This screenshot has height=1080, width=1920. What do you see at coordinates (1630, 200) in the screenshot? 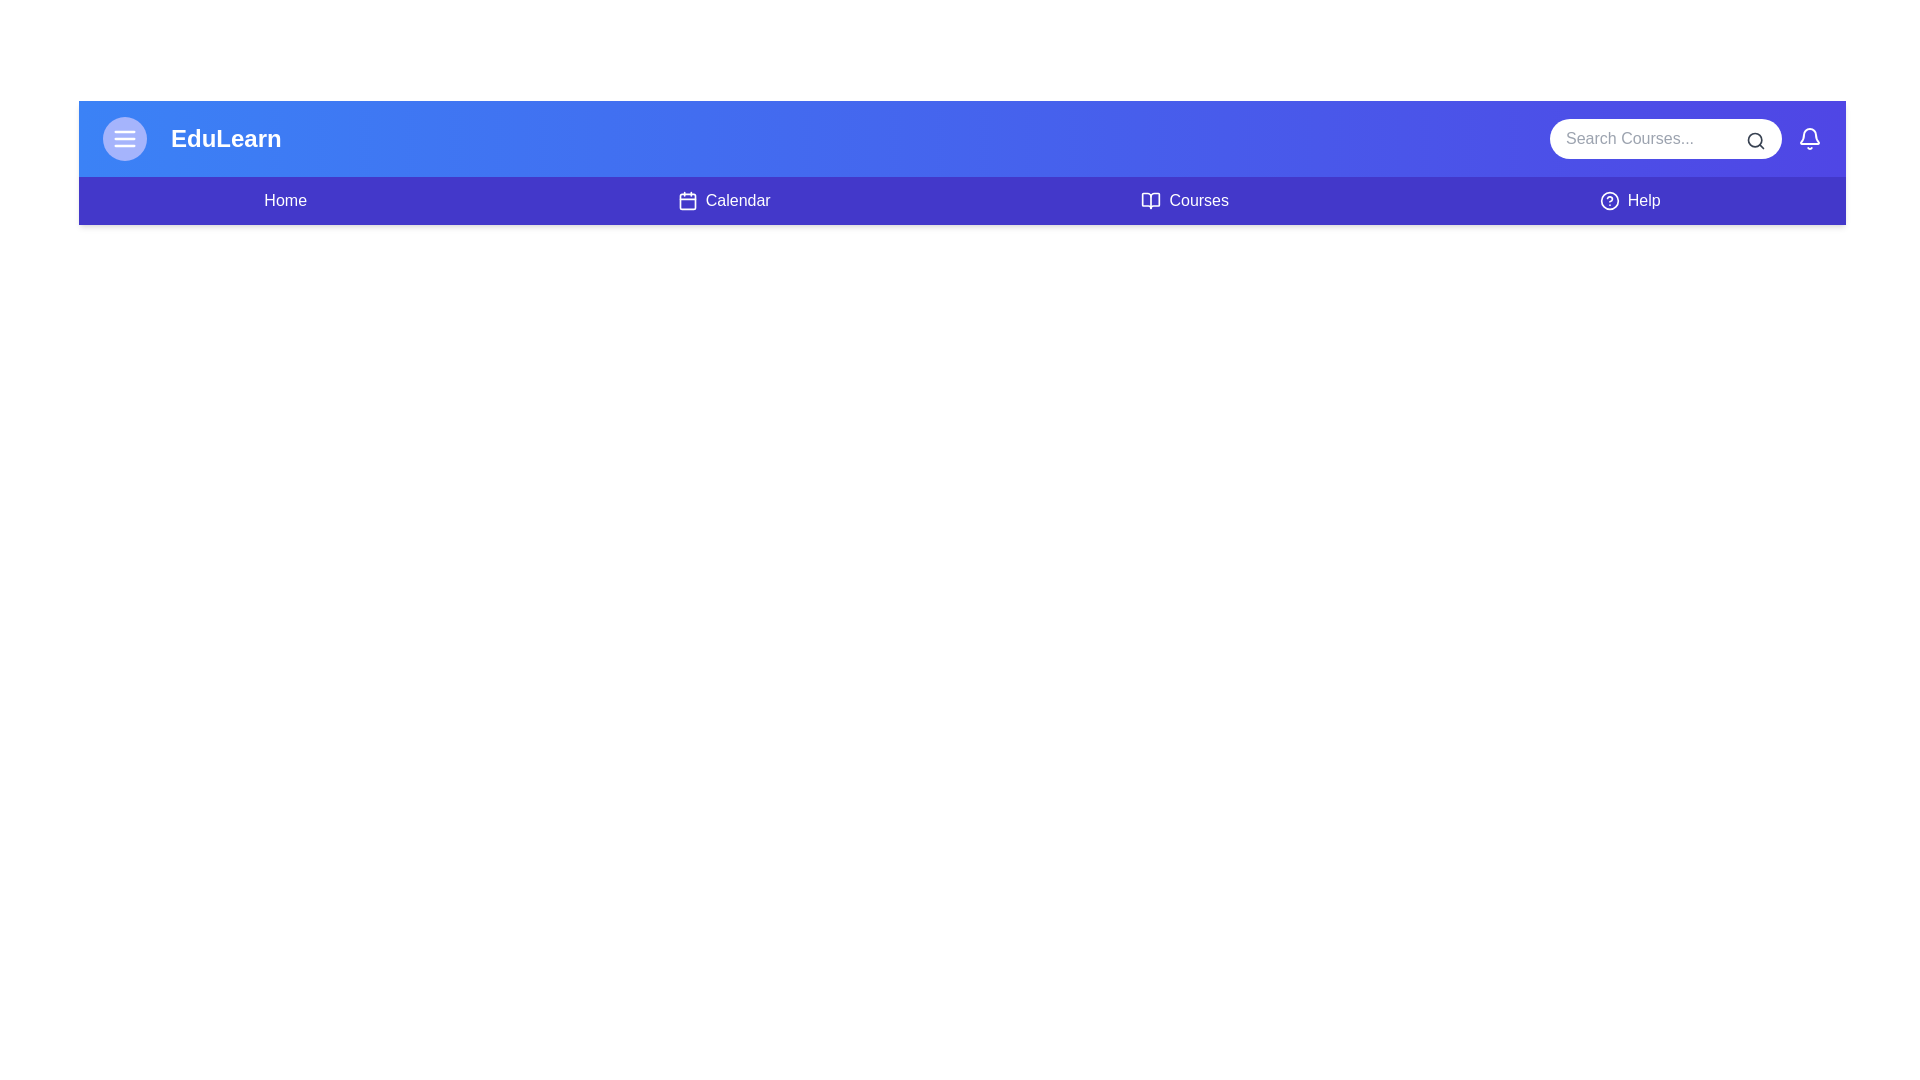
I see `the navigation link for Help to navigate to the corresponding section` at bounding box center [1630, 200].